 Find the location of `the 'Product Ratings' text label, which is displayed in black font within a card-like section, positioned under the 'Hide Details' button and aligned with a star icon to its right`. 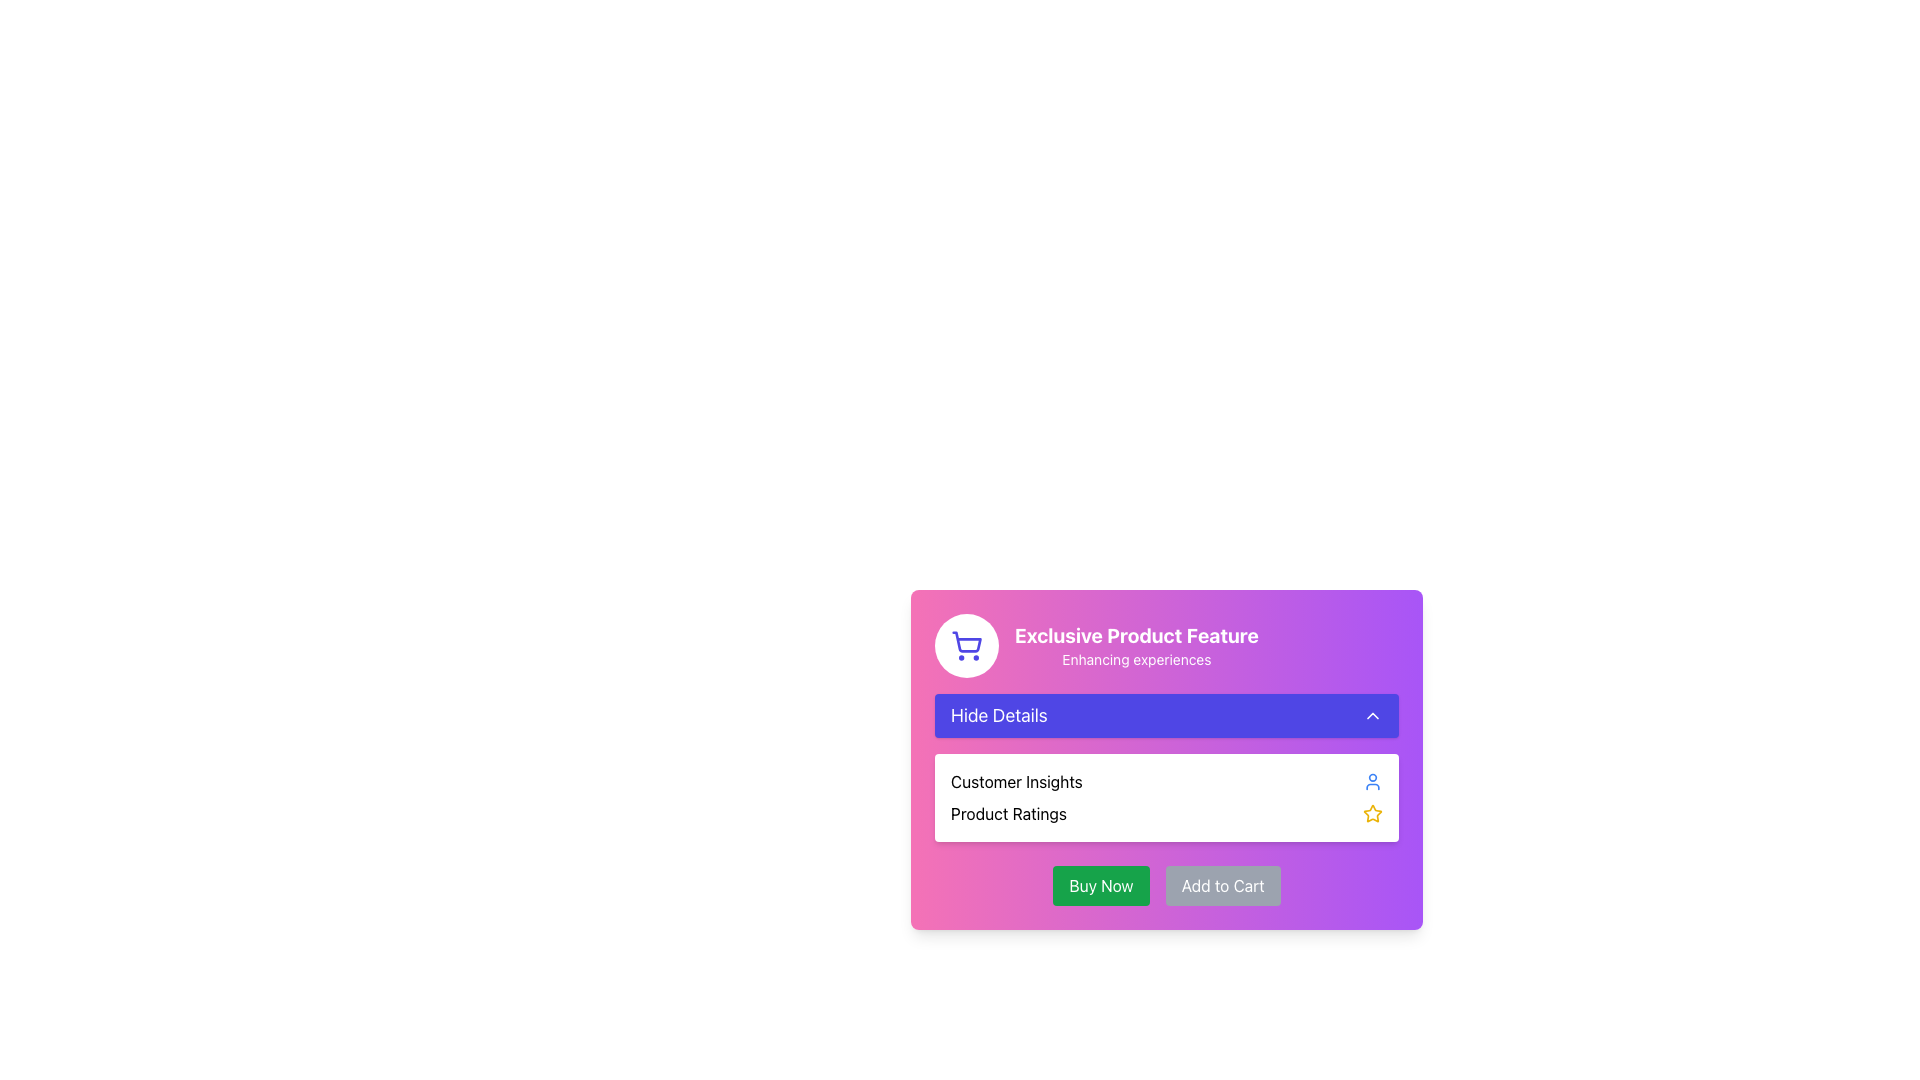

the 'Product Ratings' text label, which is displayed in black font within a card-like section, positioned under the 'Hide Details' button and aligned with a star icon to its right is located at coordinates (1008, 813).